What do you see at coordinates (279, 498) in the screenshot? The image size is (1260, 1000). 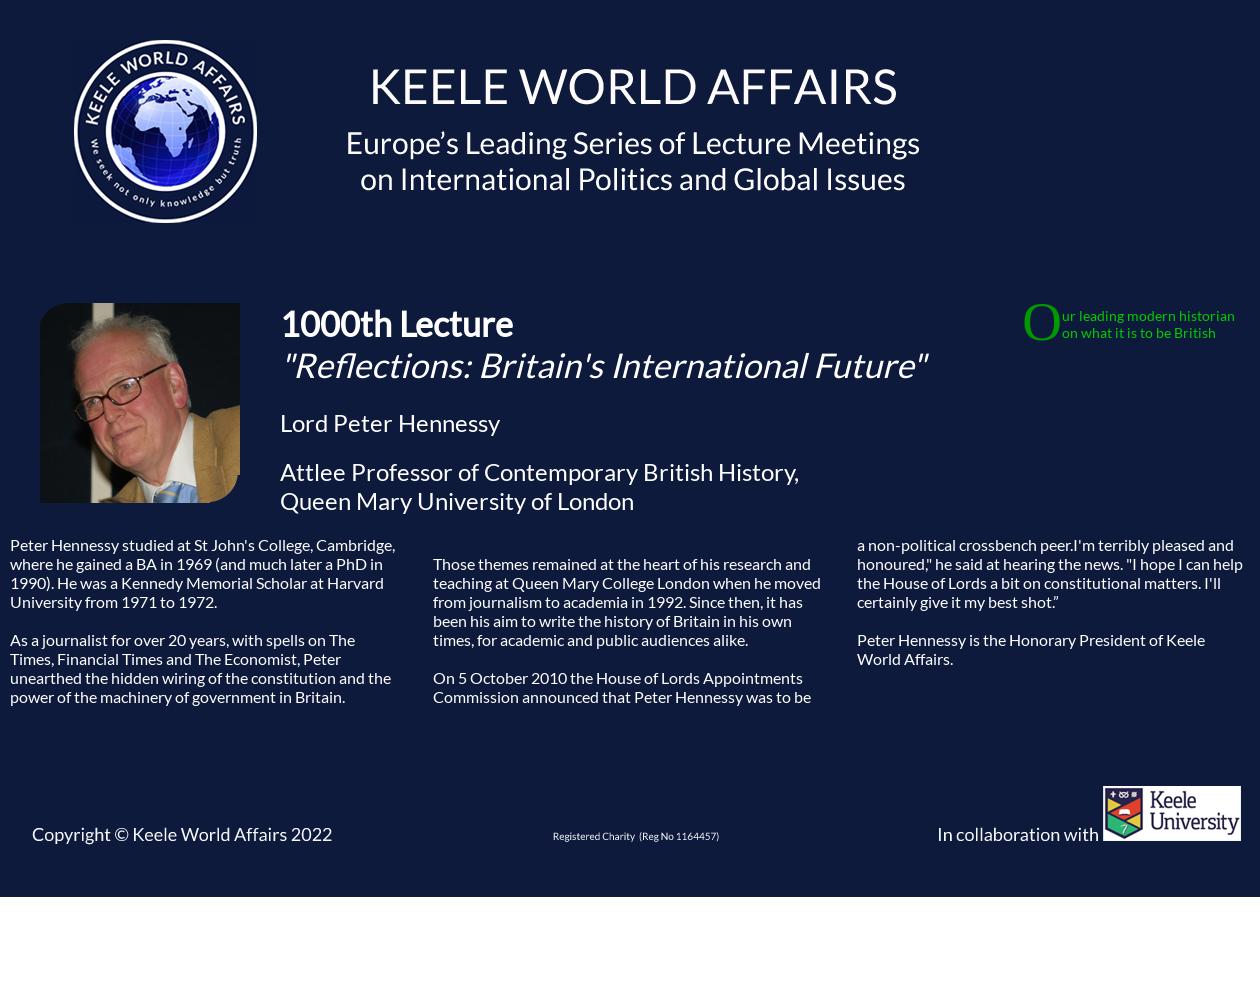 I see `'Queen Mary University of London'` at bounding box center [279, 498].